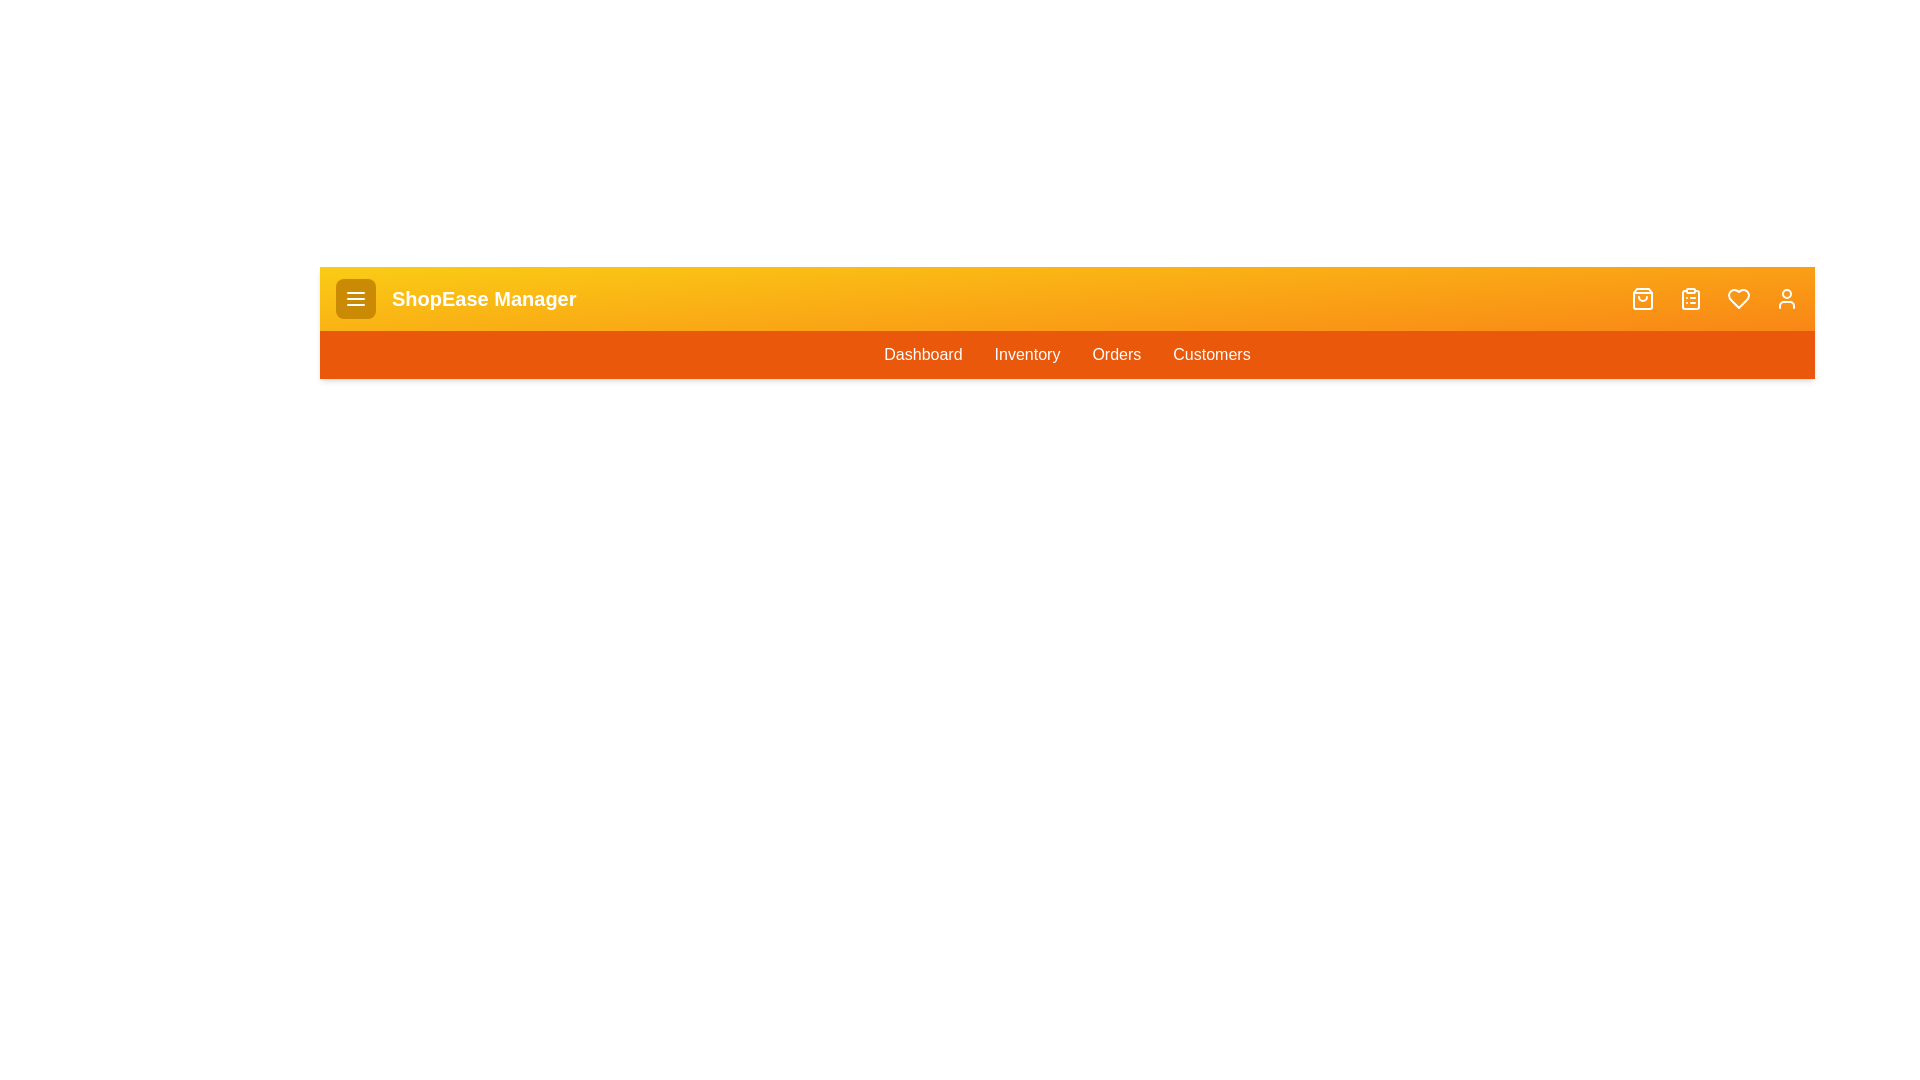  I want to click on the navigation link for Dashboard to navigate to the respective section, so click(921, 353).